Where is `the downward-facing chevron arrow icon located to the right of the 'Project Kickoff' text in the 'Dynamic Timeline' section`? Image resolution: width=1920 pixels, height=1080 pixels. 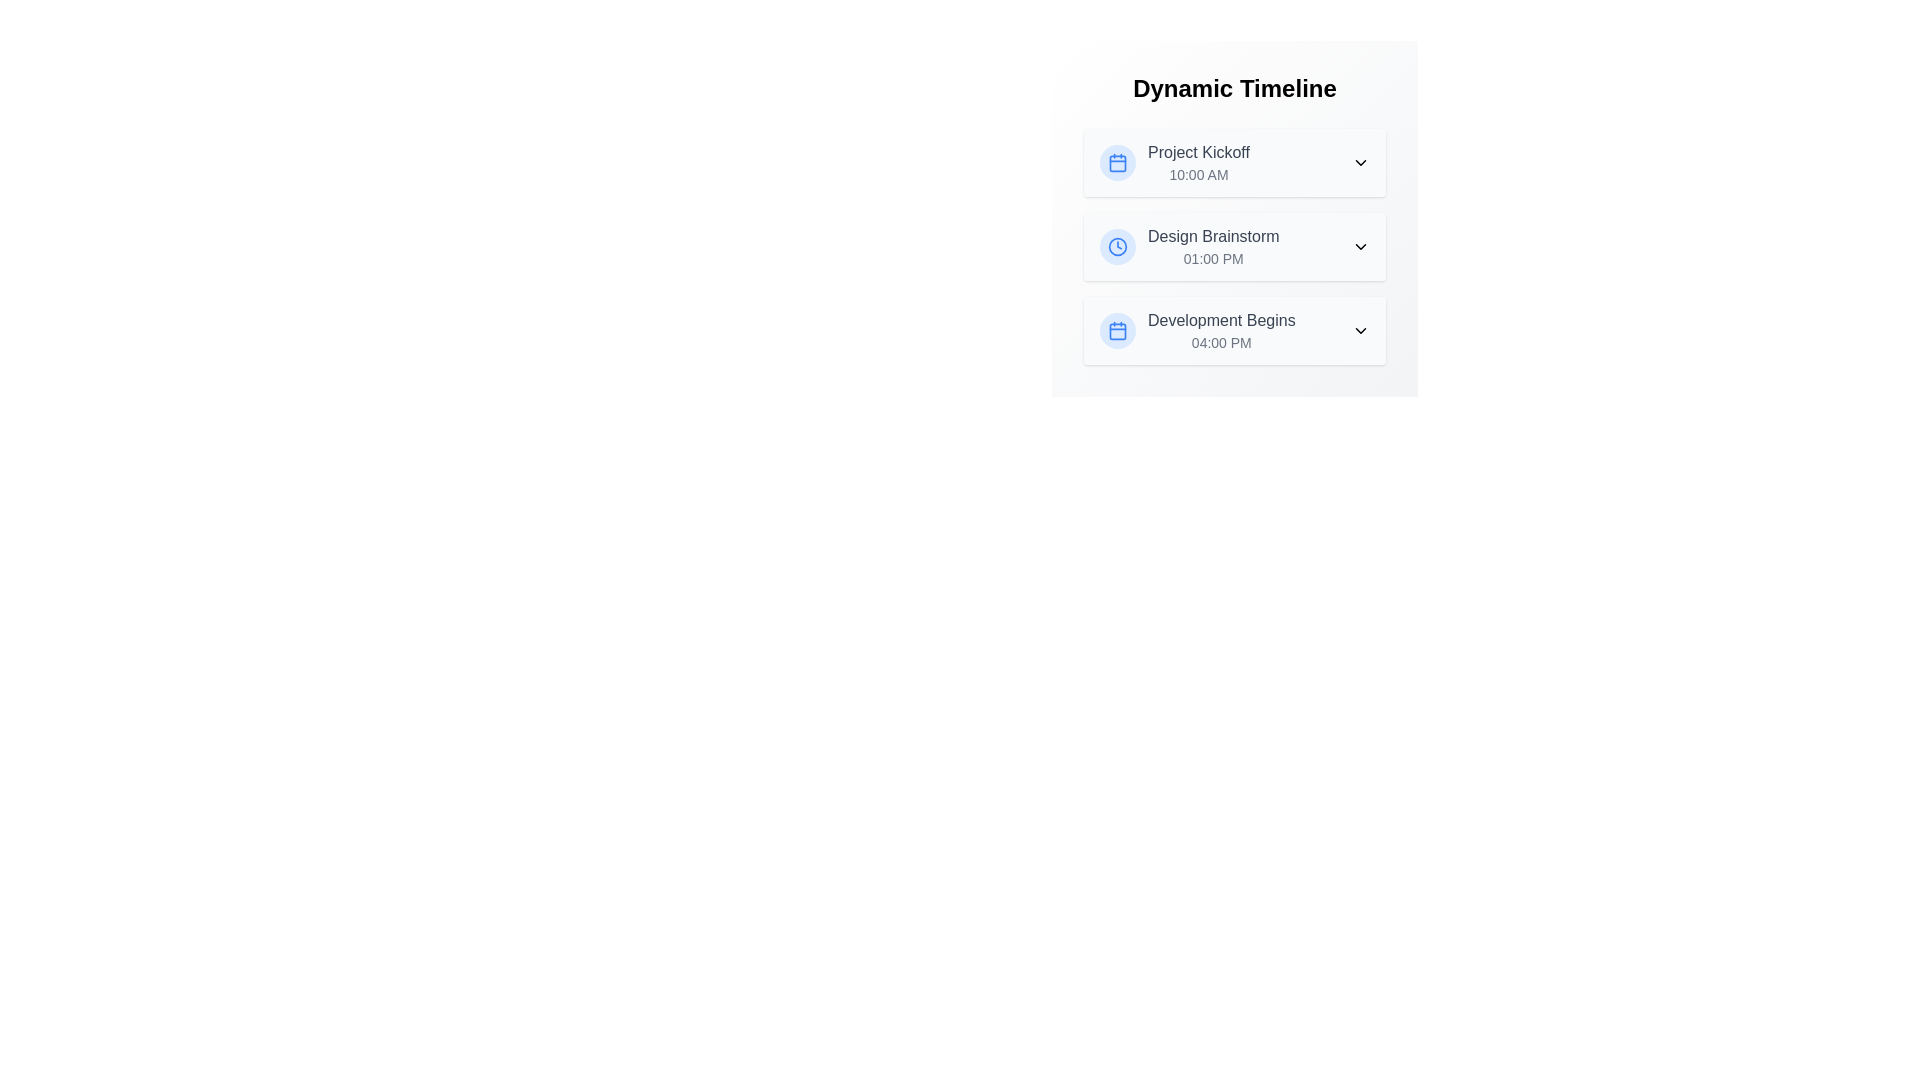 the downward-facing chevron arrow icon located to the right of the 'Project Kickoff' text in the 'Dynamic Timeline' section is located at coordinates (1360, 161).